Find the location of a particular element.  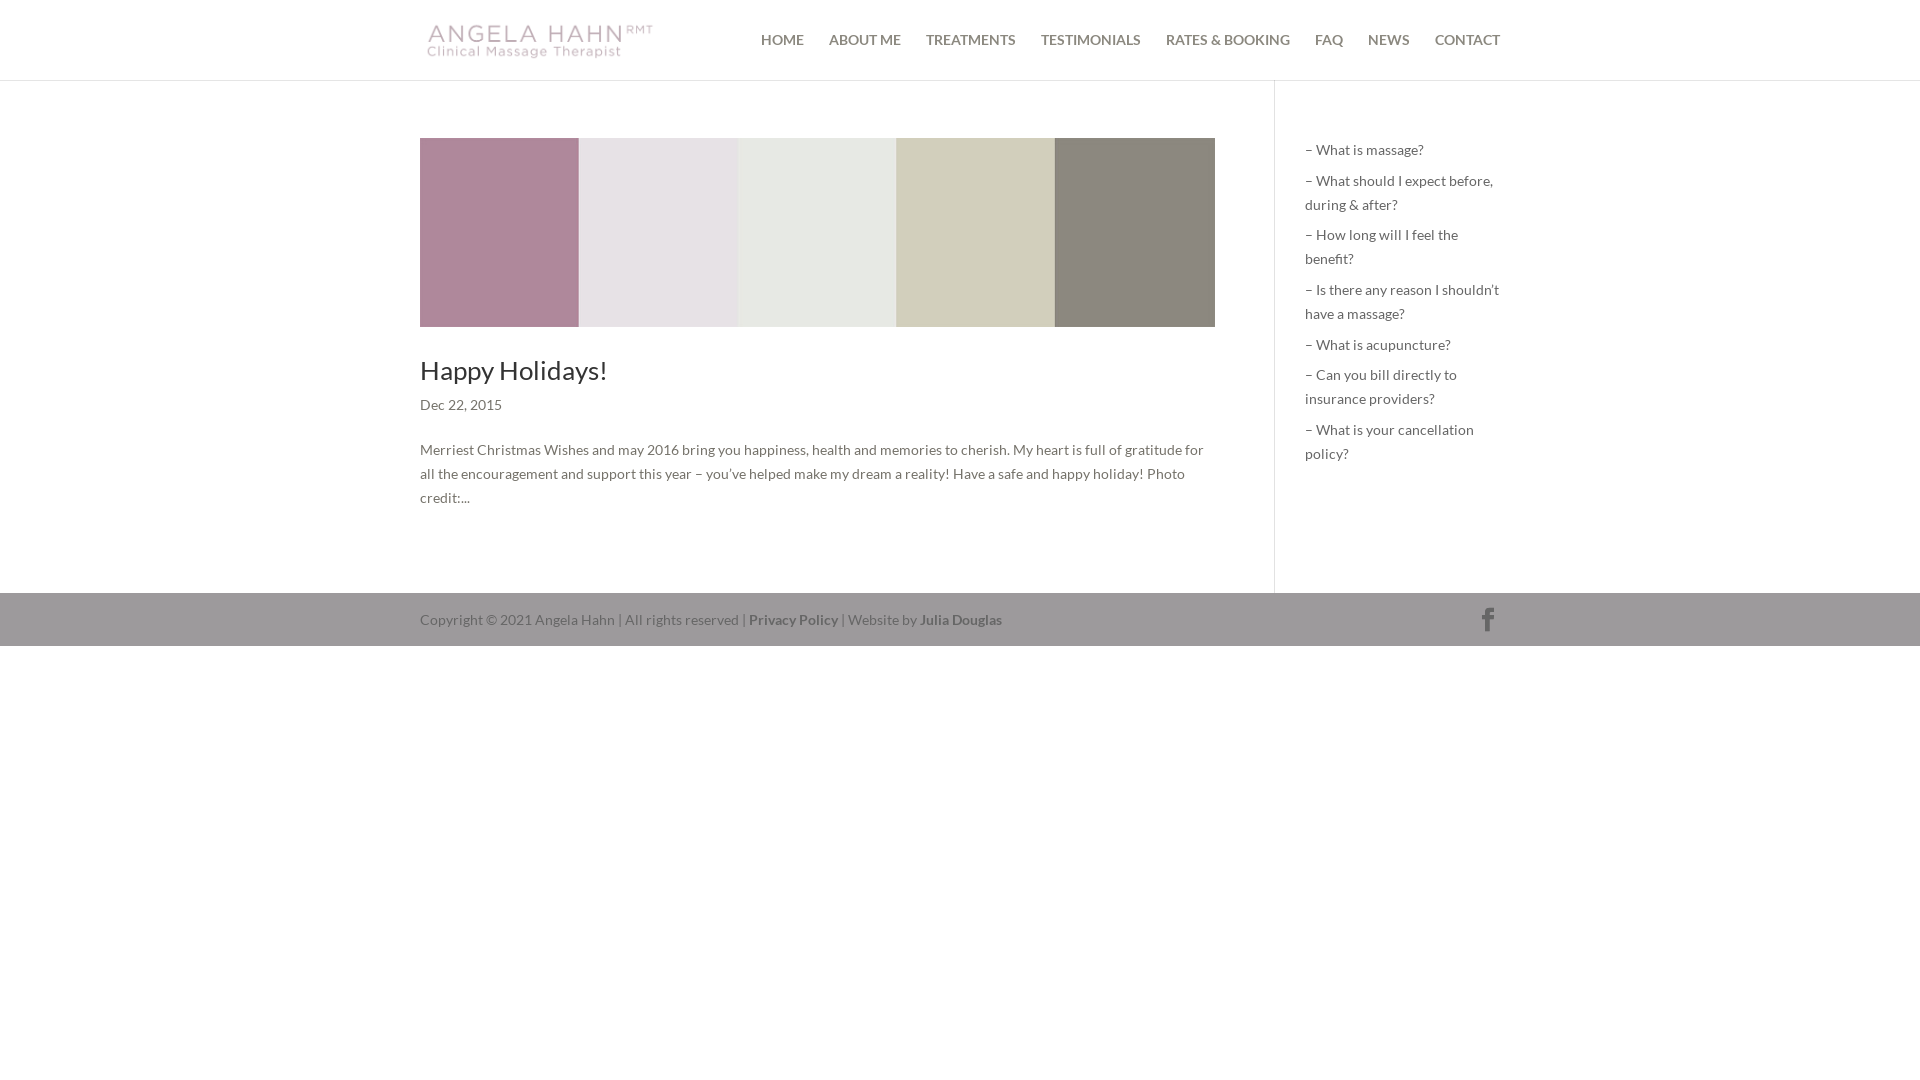

'TESTIMONIALS' is located at coordinates (1089, 55).